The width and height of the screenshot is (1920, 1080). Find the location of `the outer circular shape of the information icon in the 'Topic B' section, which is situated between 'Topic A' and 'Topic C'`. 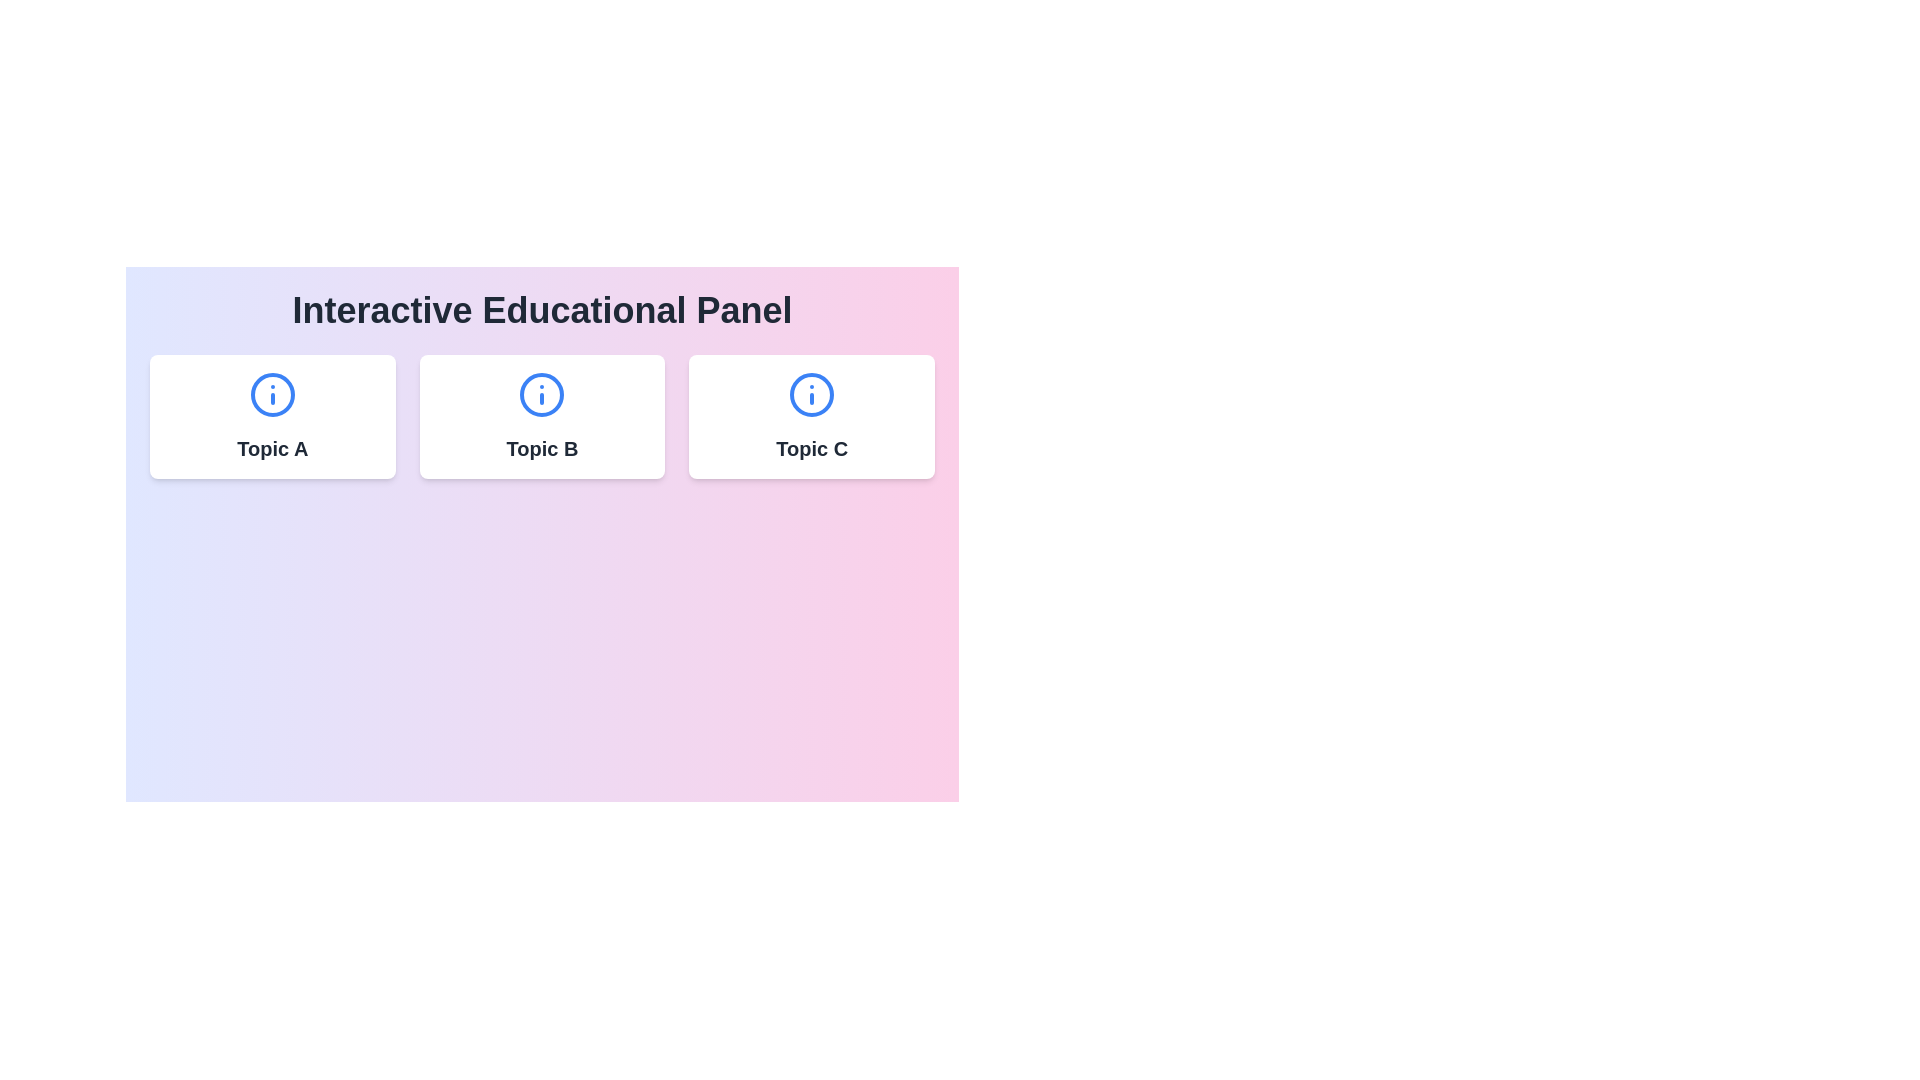

the outer circular shape of the information icon in the 'Topic B' section, which is situated between 'Topic A' and 'Topic C' is located at coordinates (542, 394).